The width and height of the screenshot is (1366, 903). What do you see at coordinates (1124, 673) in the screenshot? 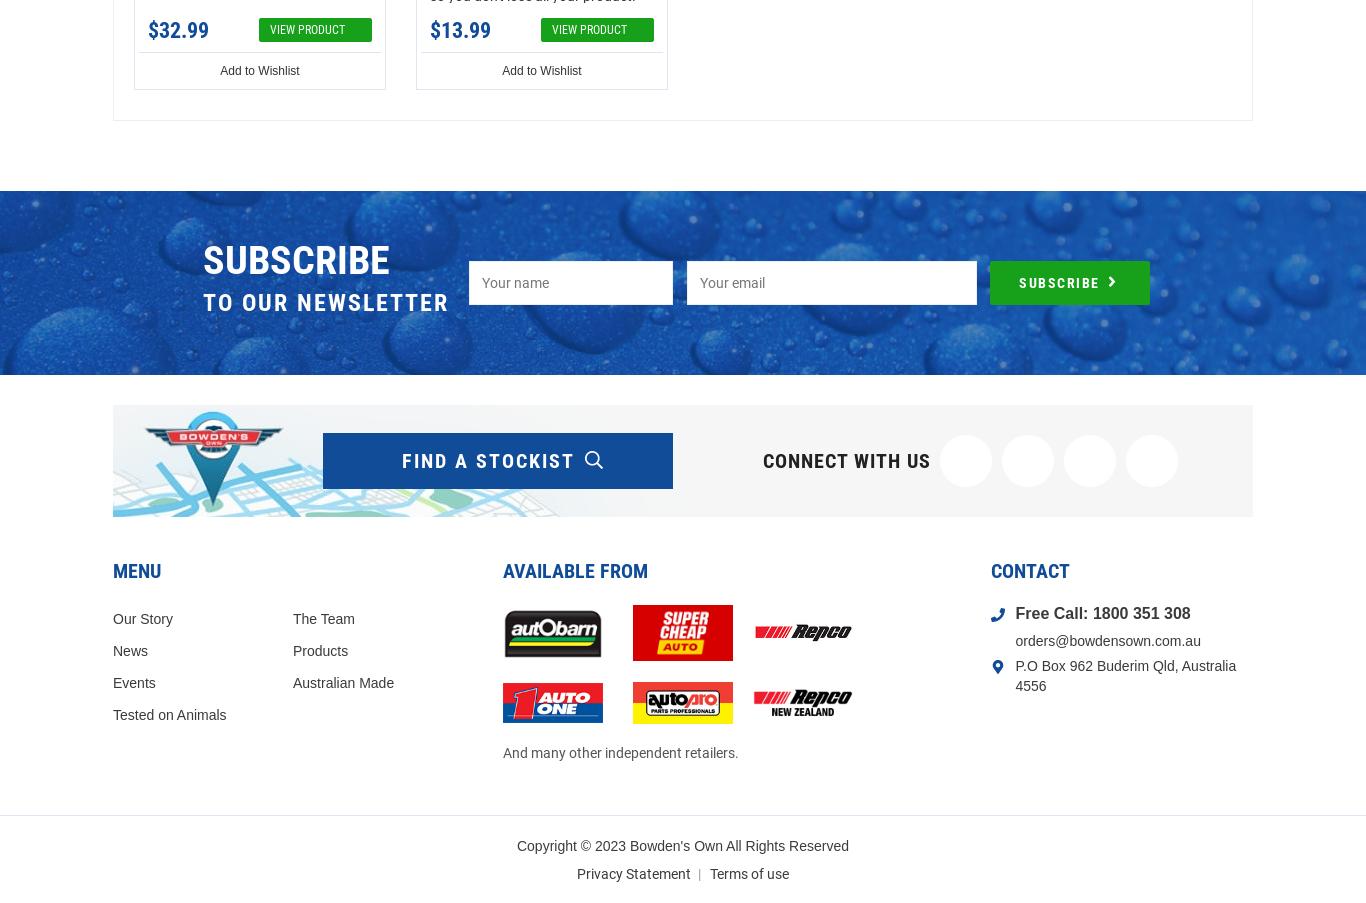
I see `'P.O Box 962 Buderim Qld, Australia 4556'` at bounding box center [1124, 673].